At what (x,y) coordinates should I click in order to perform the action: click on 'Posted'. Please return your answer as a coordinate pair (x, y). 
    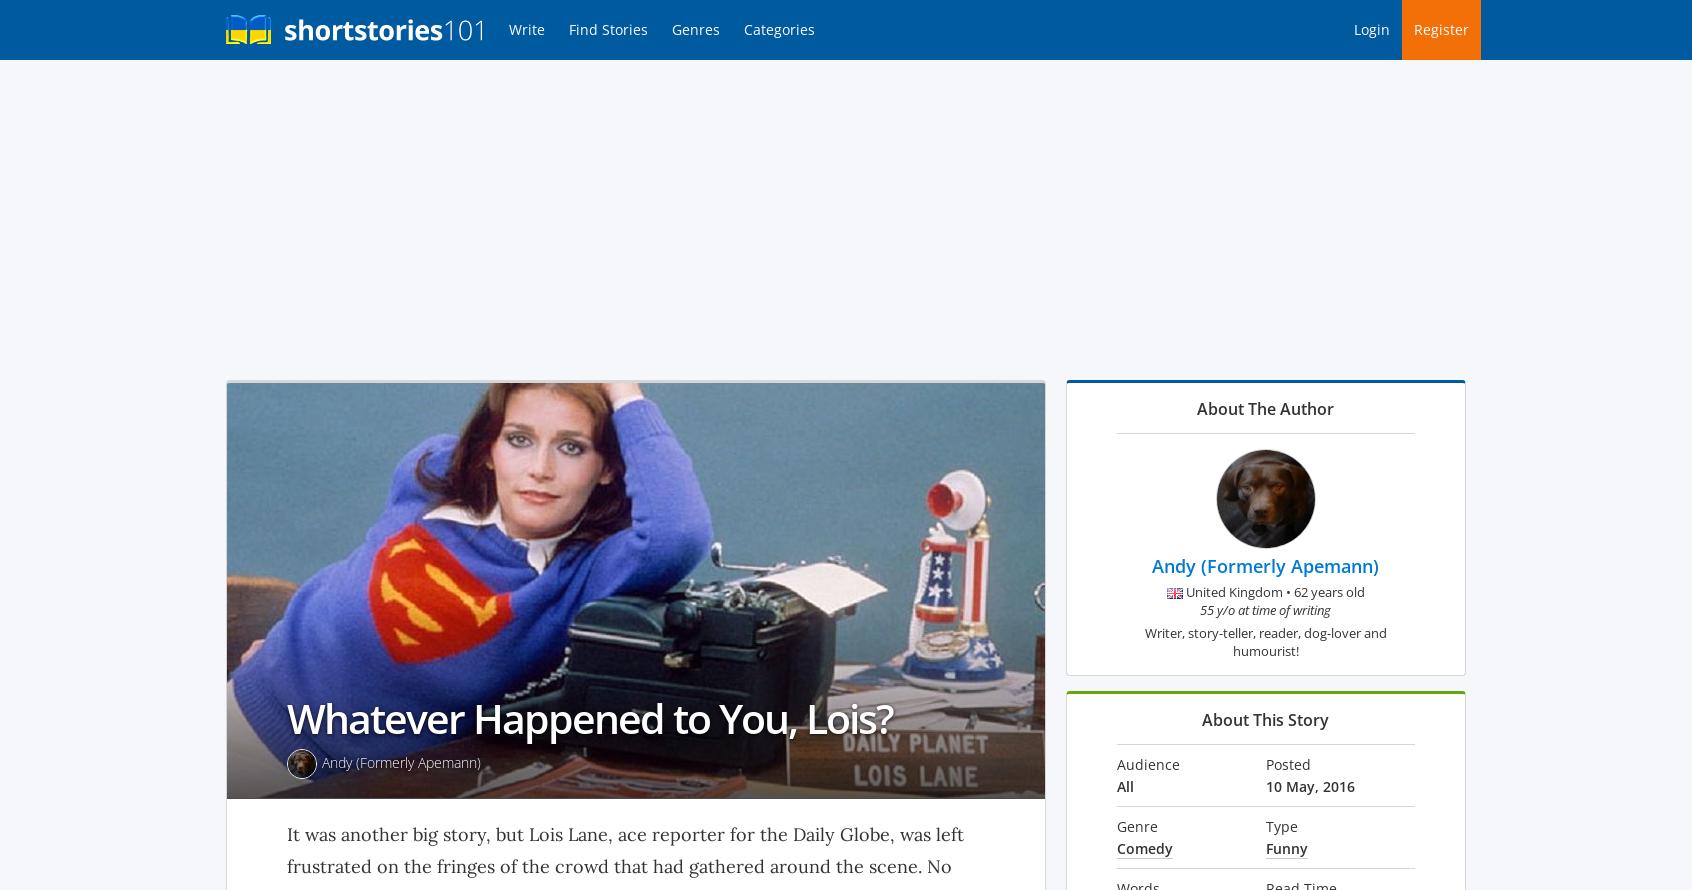
    Looking at the image, I should click on (1286, 764).